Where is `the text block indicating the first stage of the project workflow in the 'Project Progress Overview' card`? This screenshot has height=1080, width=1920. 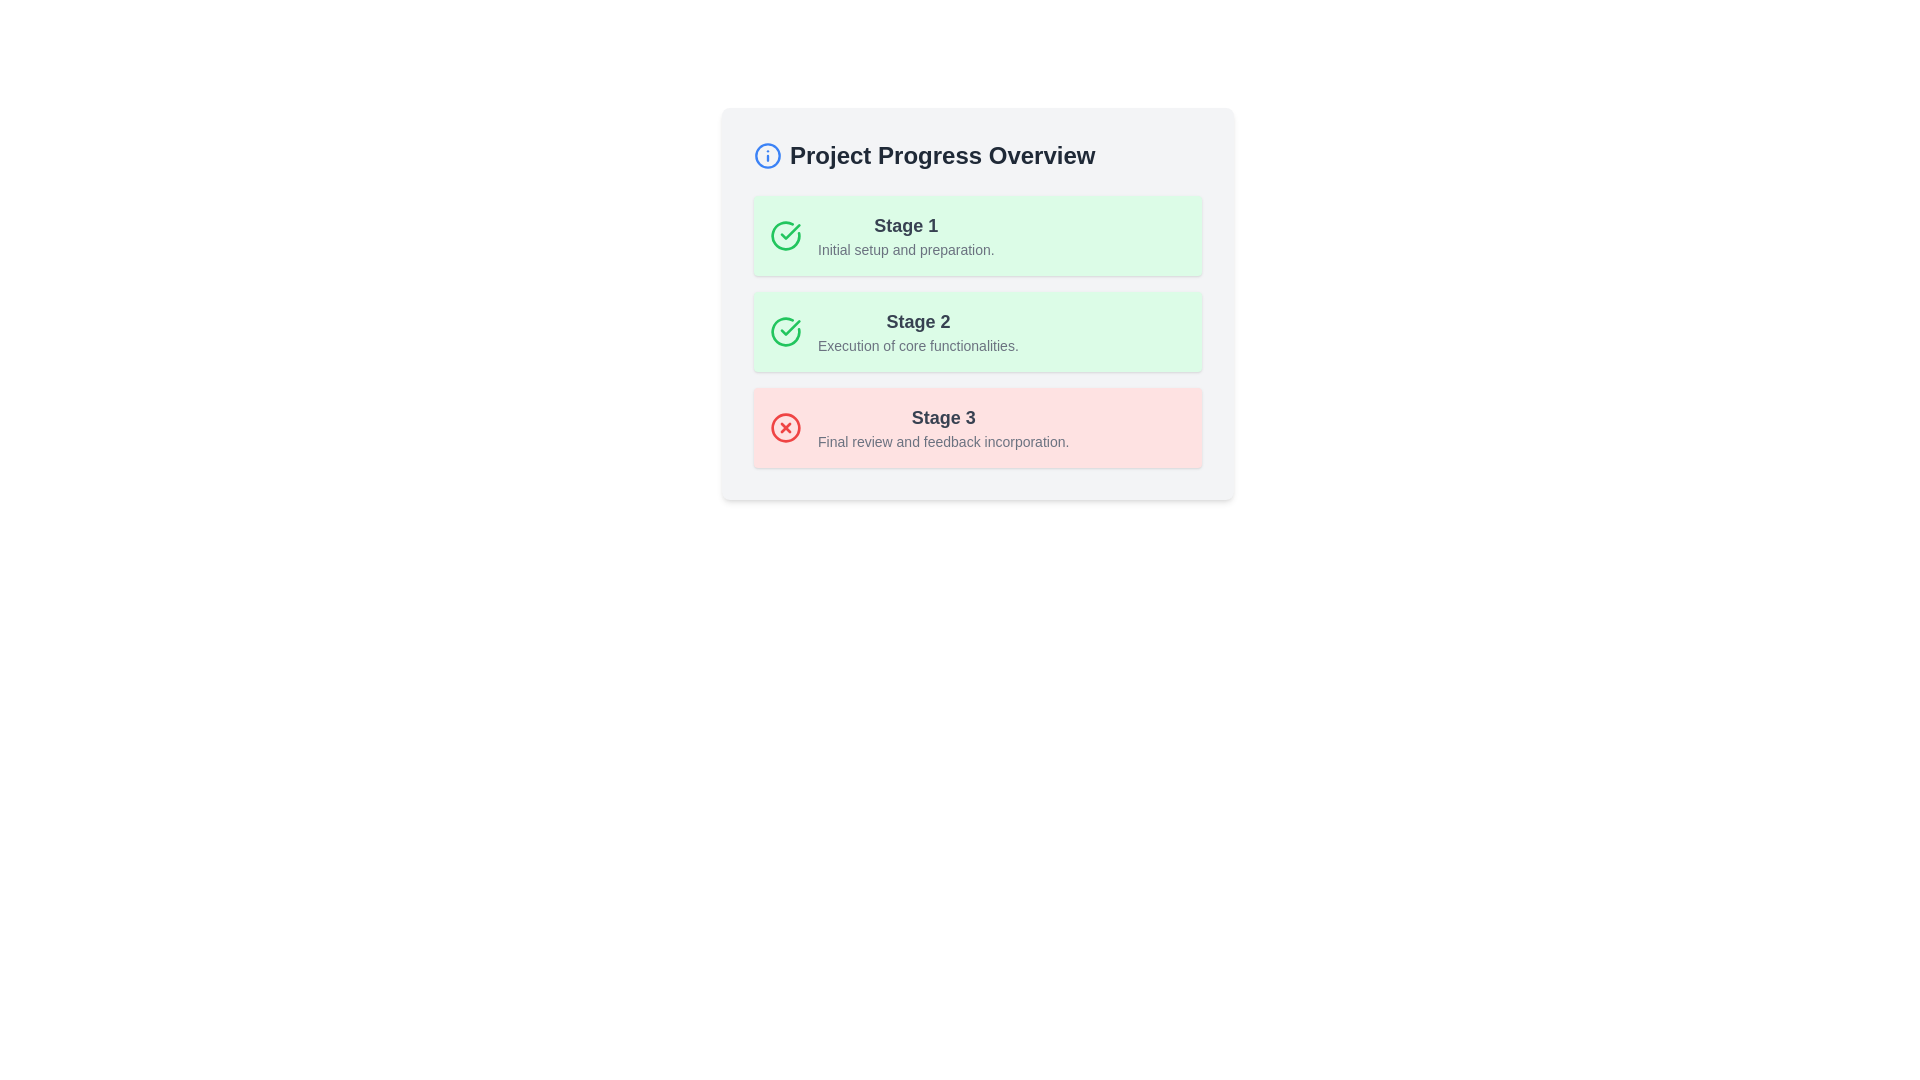
the text block indicating the first stage of the project workflow in the 'Project Progress Overview' card is located at coordinates (905, 234).